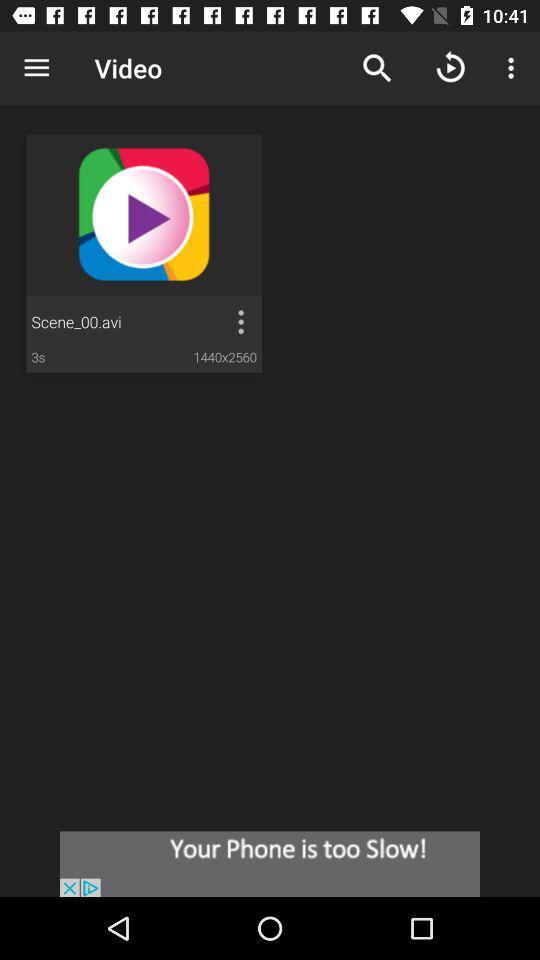  Describe the element at coordinates (377, 68) in the screenshot. I see `the search option` at that location.